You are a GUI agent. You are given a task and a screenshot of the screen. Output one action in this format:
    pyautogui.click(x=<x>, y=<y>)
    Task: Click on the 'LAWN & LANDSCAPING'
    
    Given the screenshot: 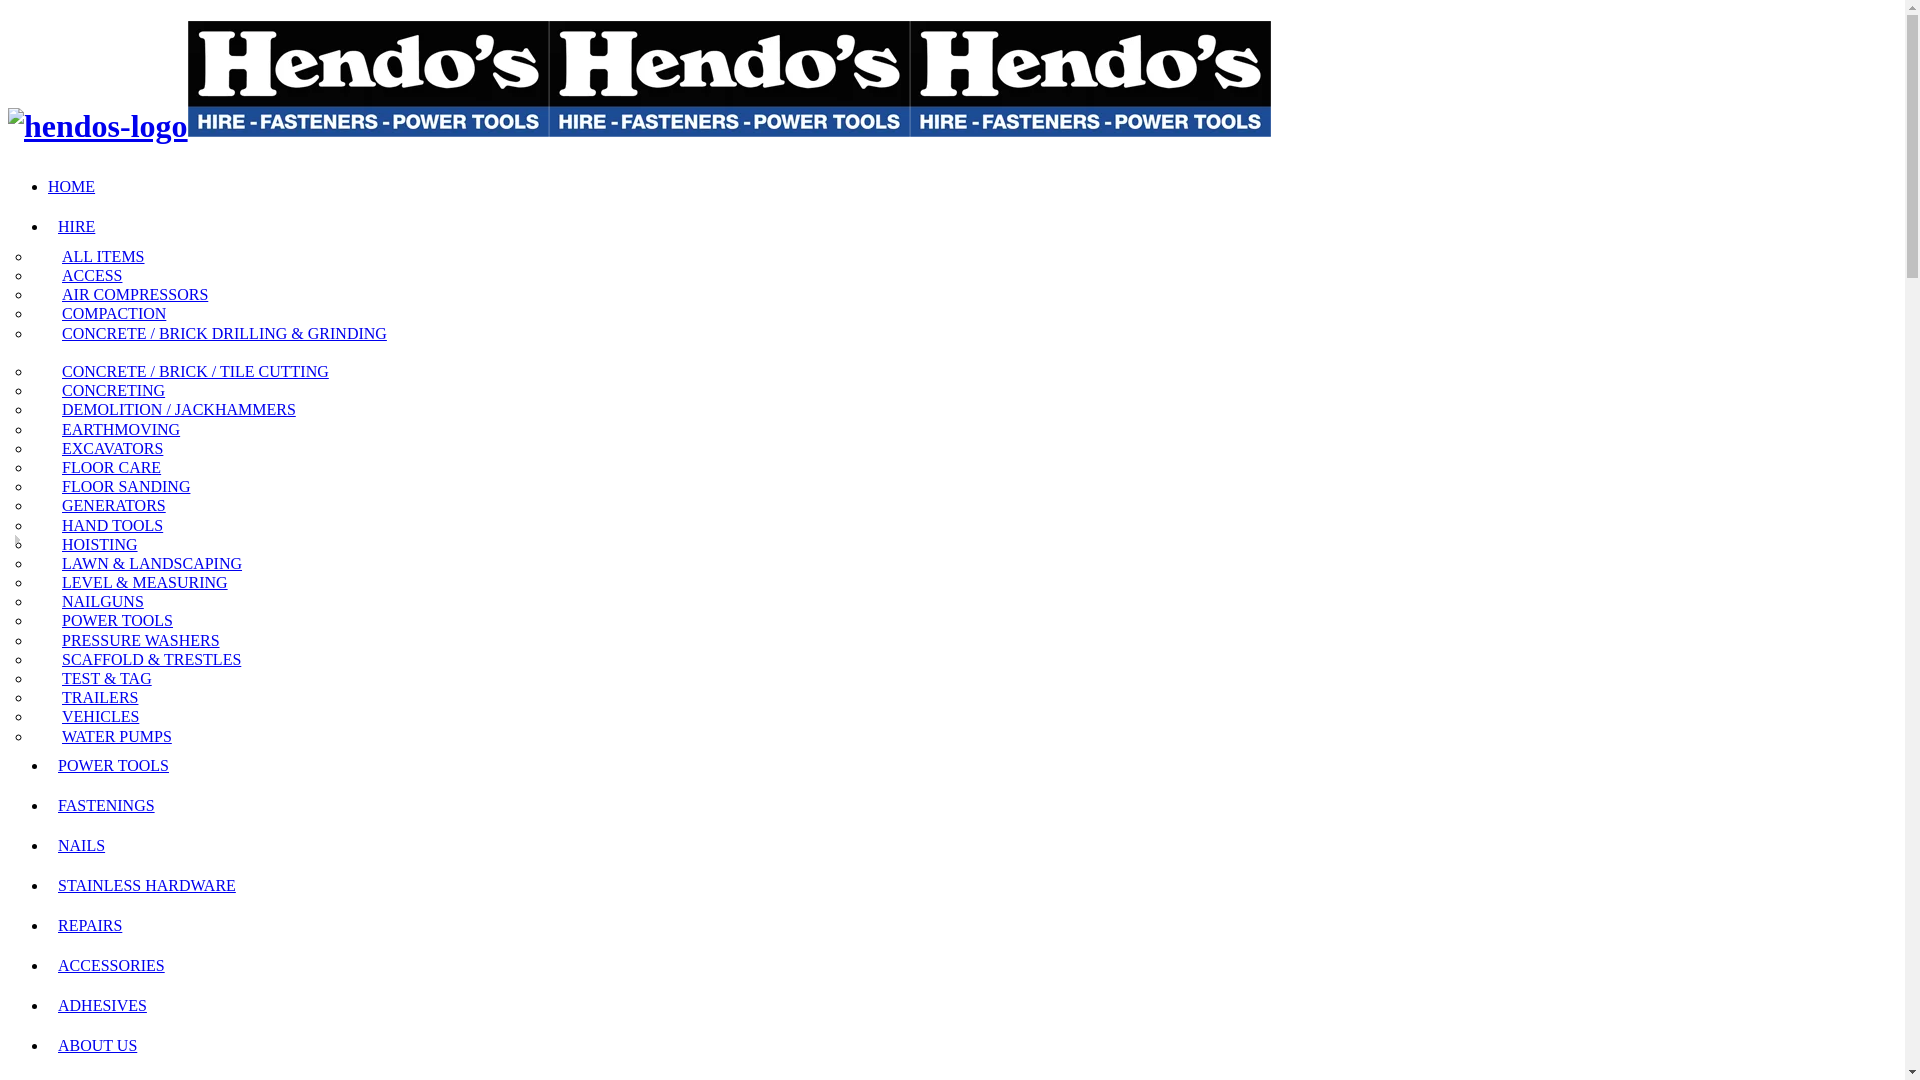 What is the action you would take?
    pyautogui.click(x=146, y=563)
    